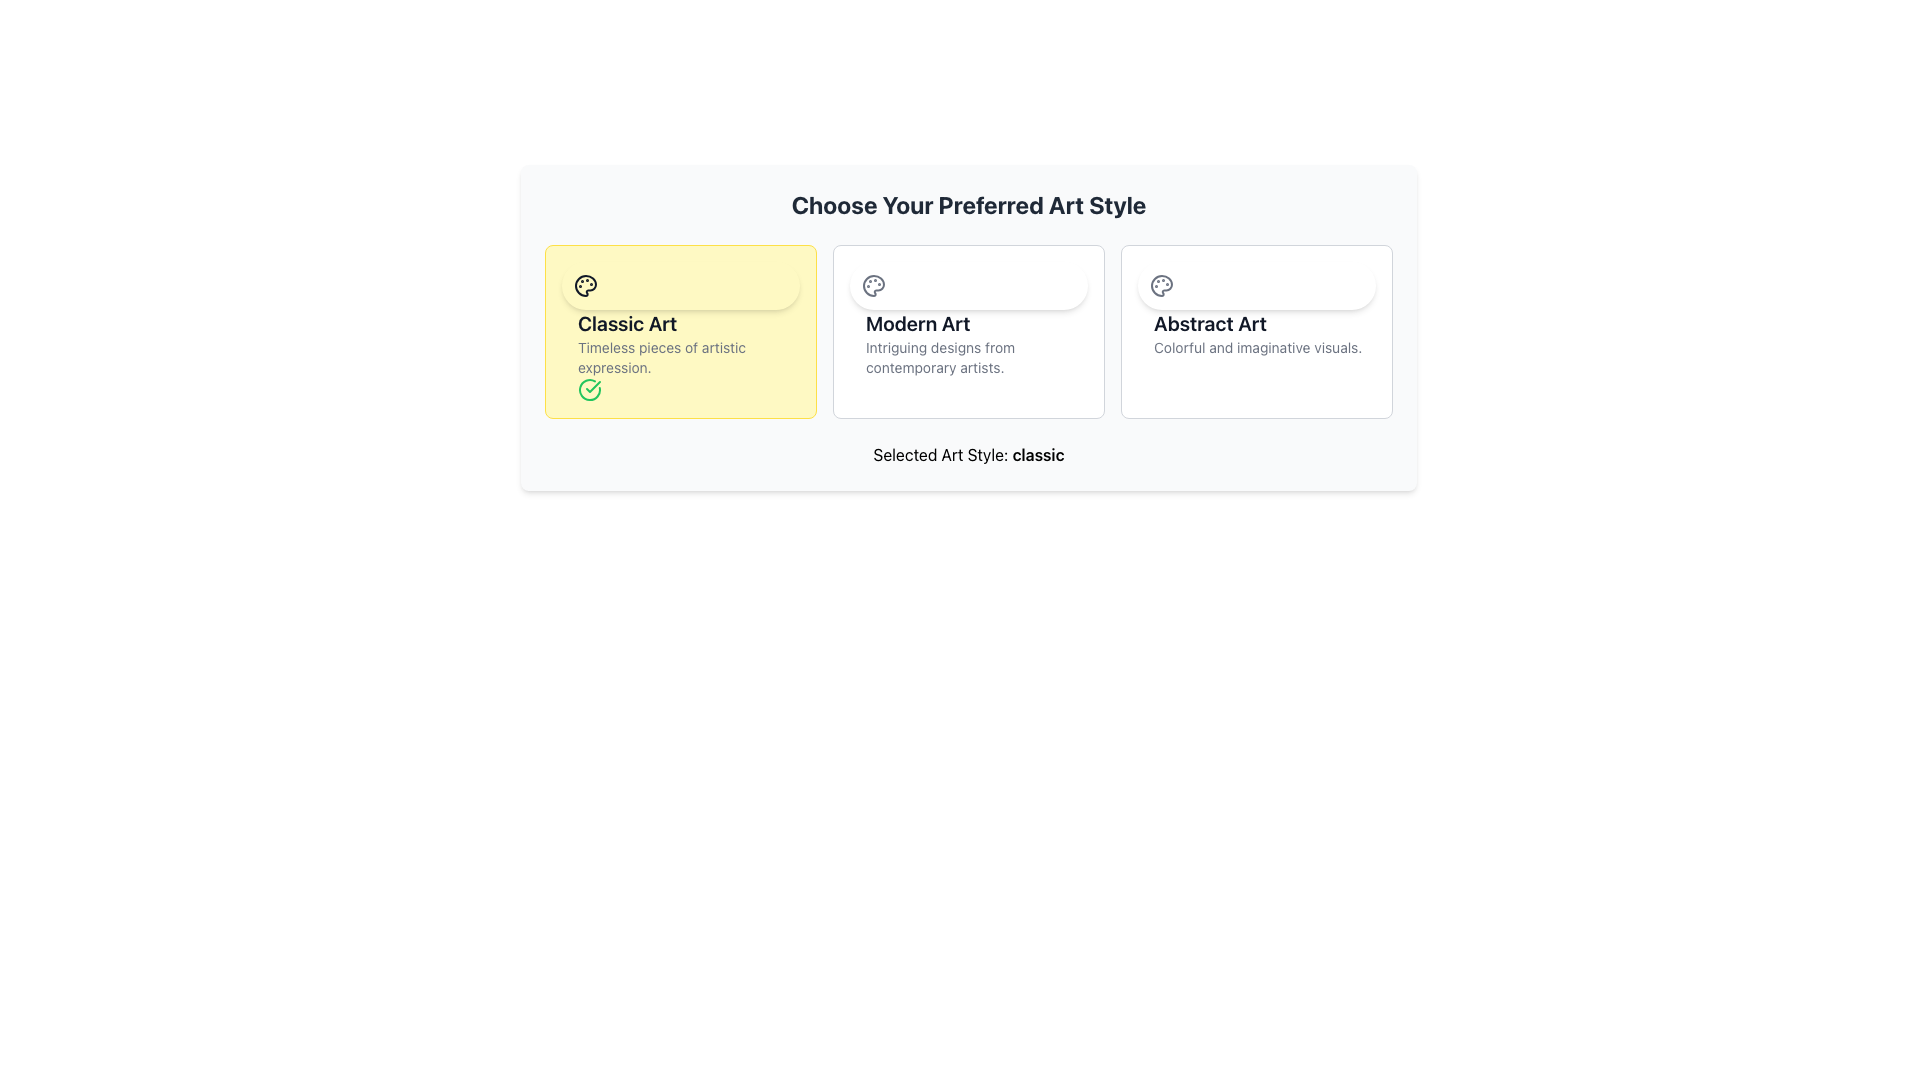 This screenshot has width=1920, height=1080. Describe the element at coordinates (969, 204) in the screenshot. I see `header text element that introduces the section for selecting an art style, positioned centrally above the art style options cards` at that location.